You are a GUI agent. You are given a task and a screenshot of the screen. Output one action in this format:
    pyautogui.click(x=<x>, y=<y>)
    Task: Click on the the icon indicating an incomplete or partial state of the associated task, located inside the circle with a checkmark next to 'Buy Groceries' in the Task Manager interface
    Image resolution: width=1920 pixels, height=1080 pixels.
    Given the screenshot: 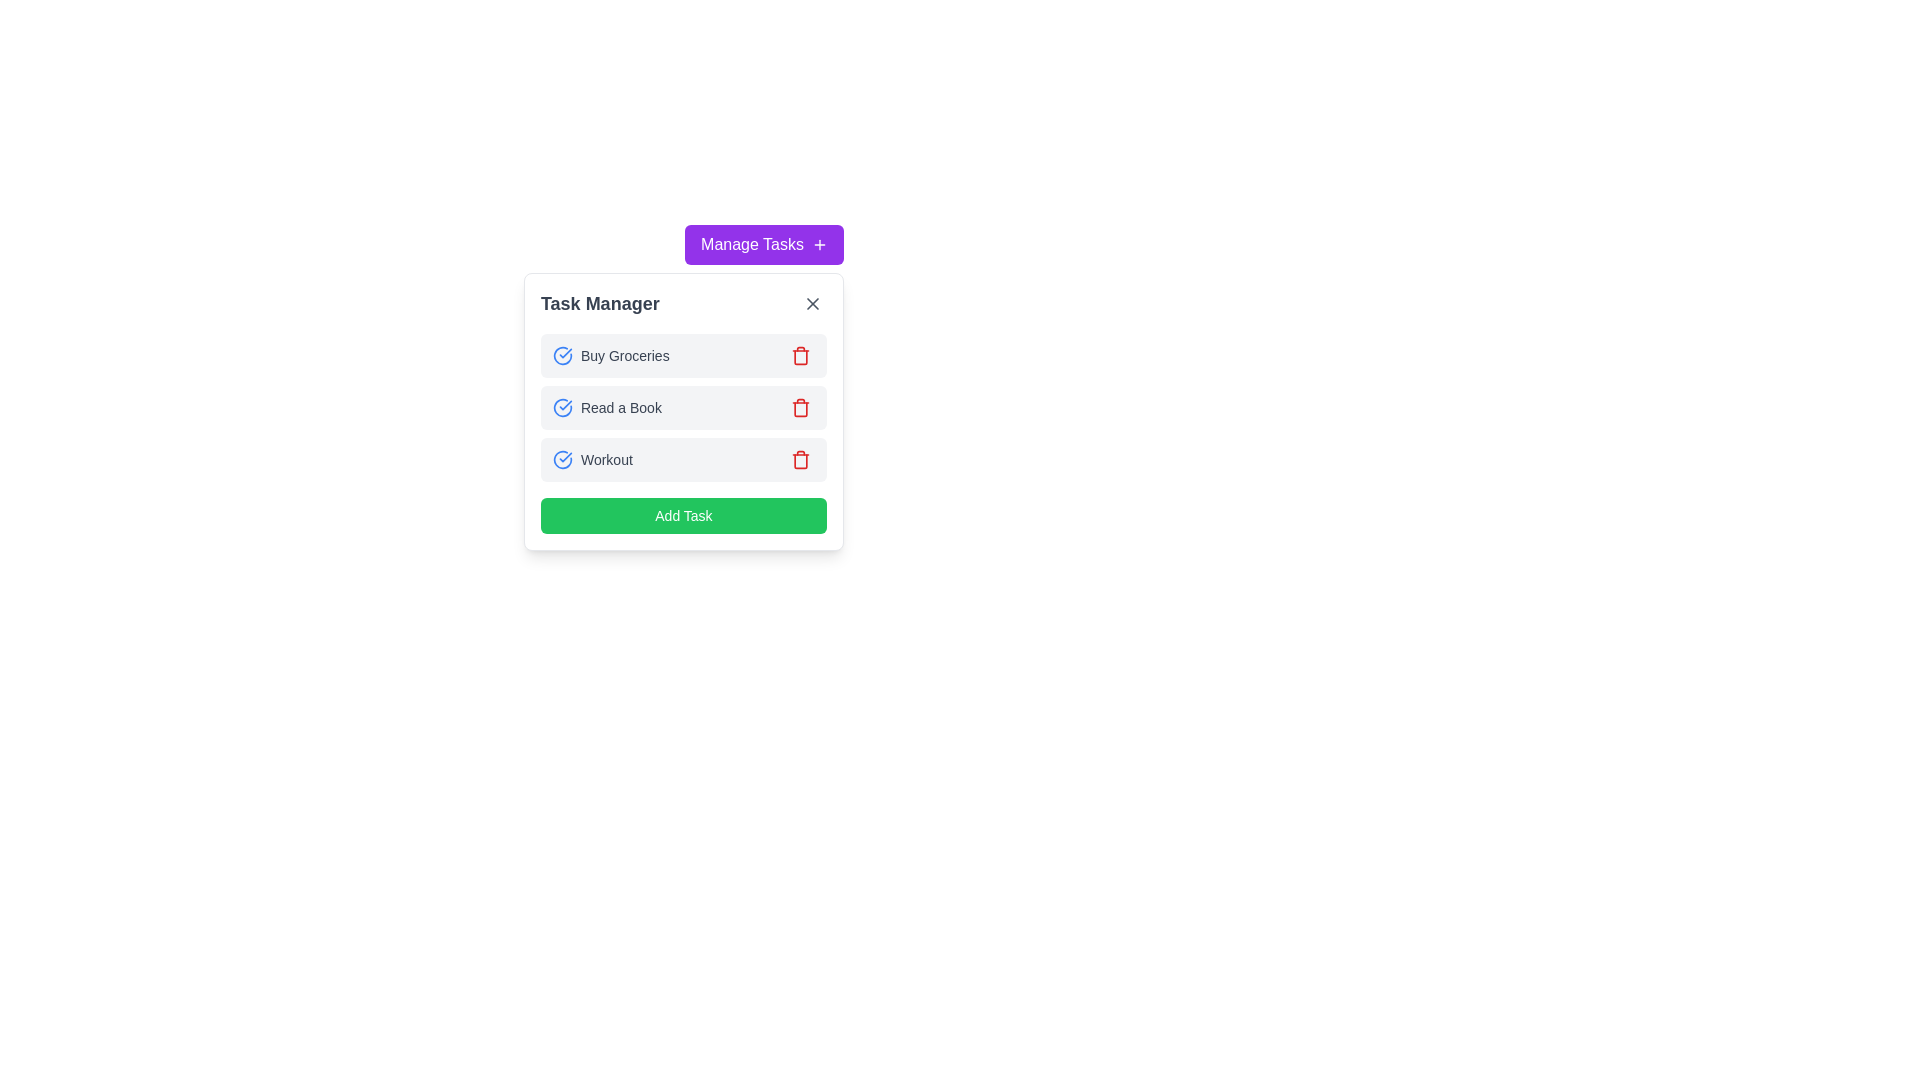 What is the action you would take?
    pyautogui.click(x=561, y=354)
    